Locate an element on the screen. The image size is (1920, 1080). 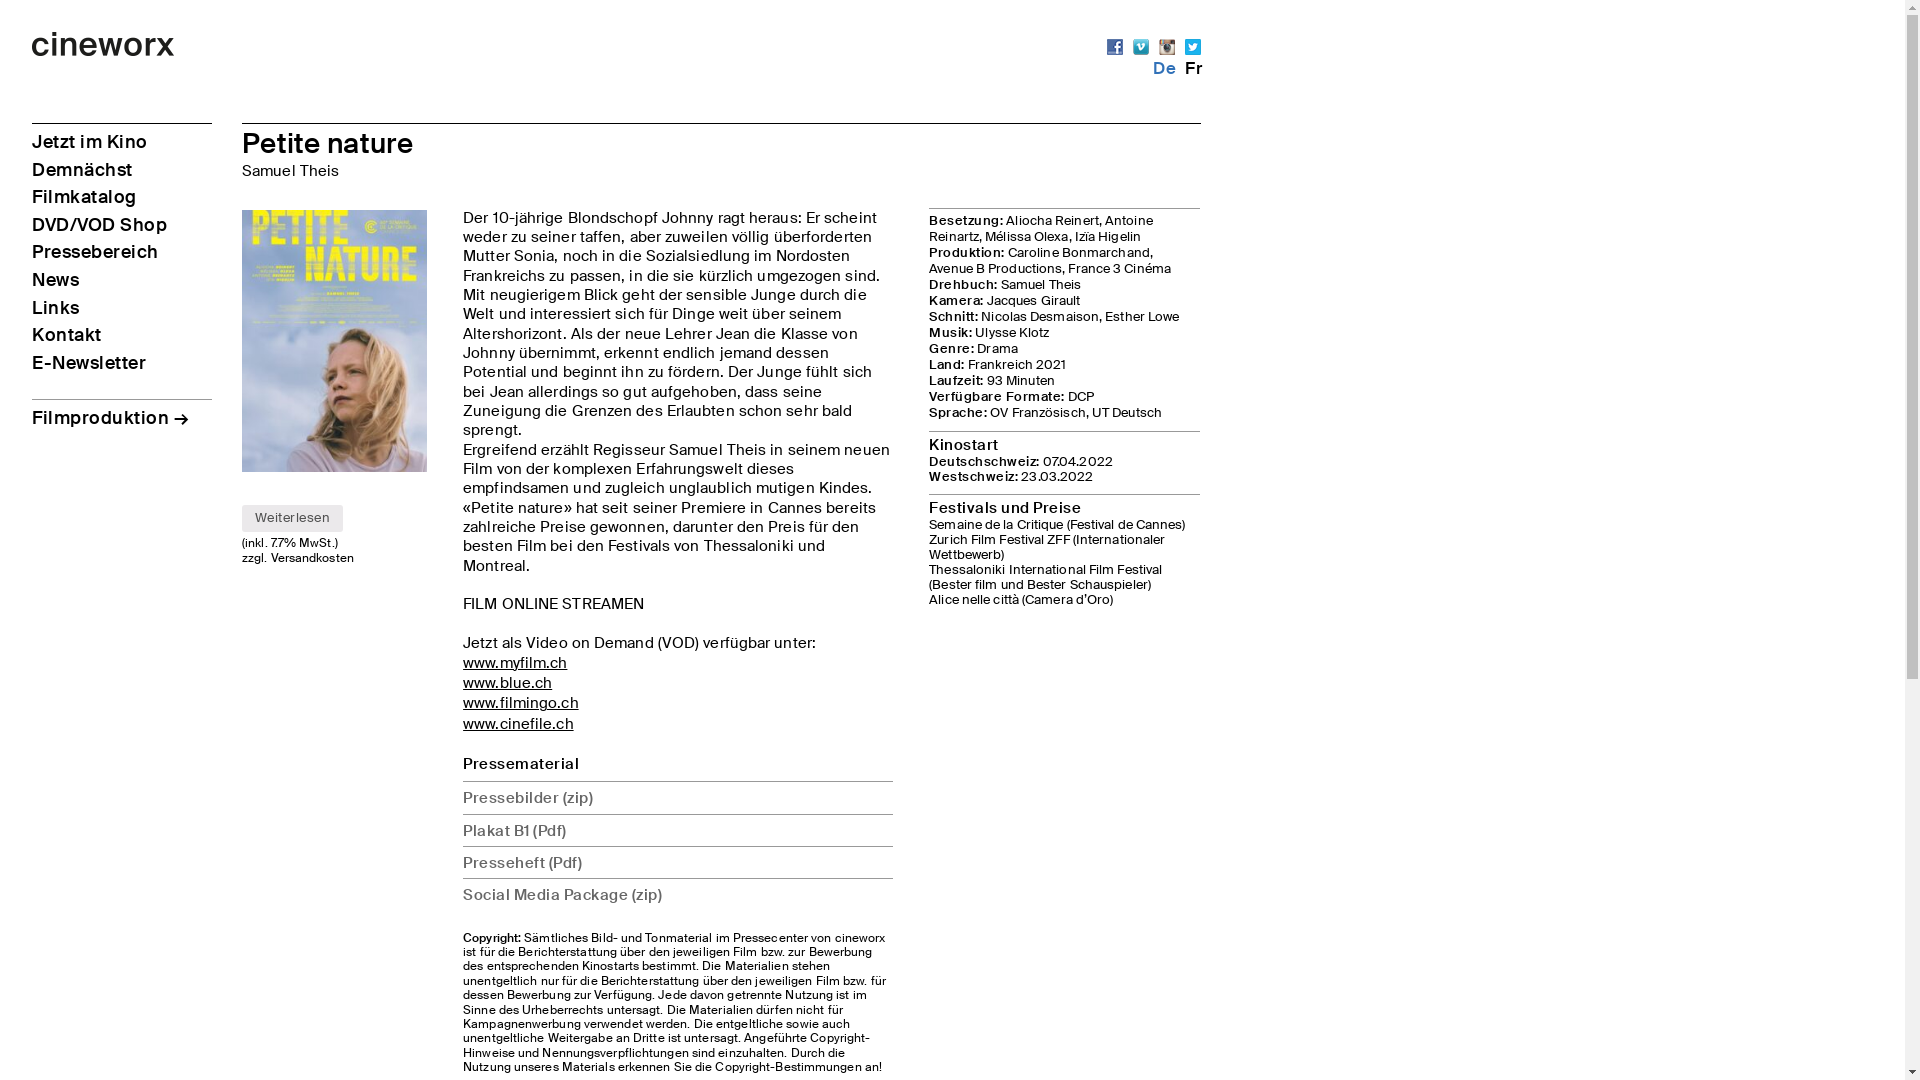
'cineworx' is located at coordinates (103, 50).